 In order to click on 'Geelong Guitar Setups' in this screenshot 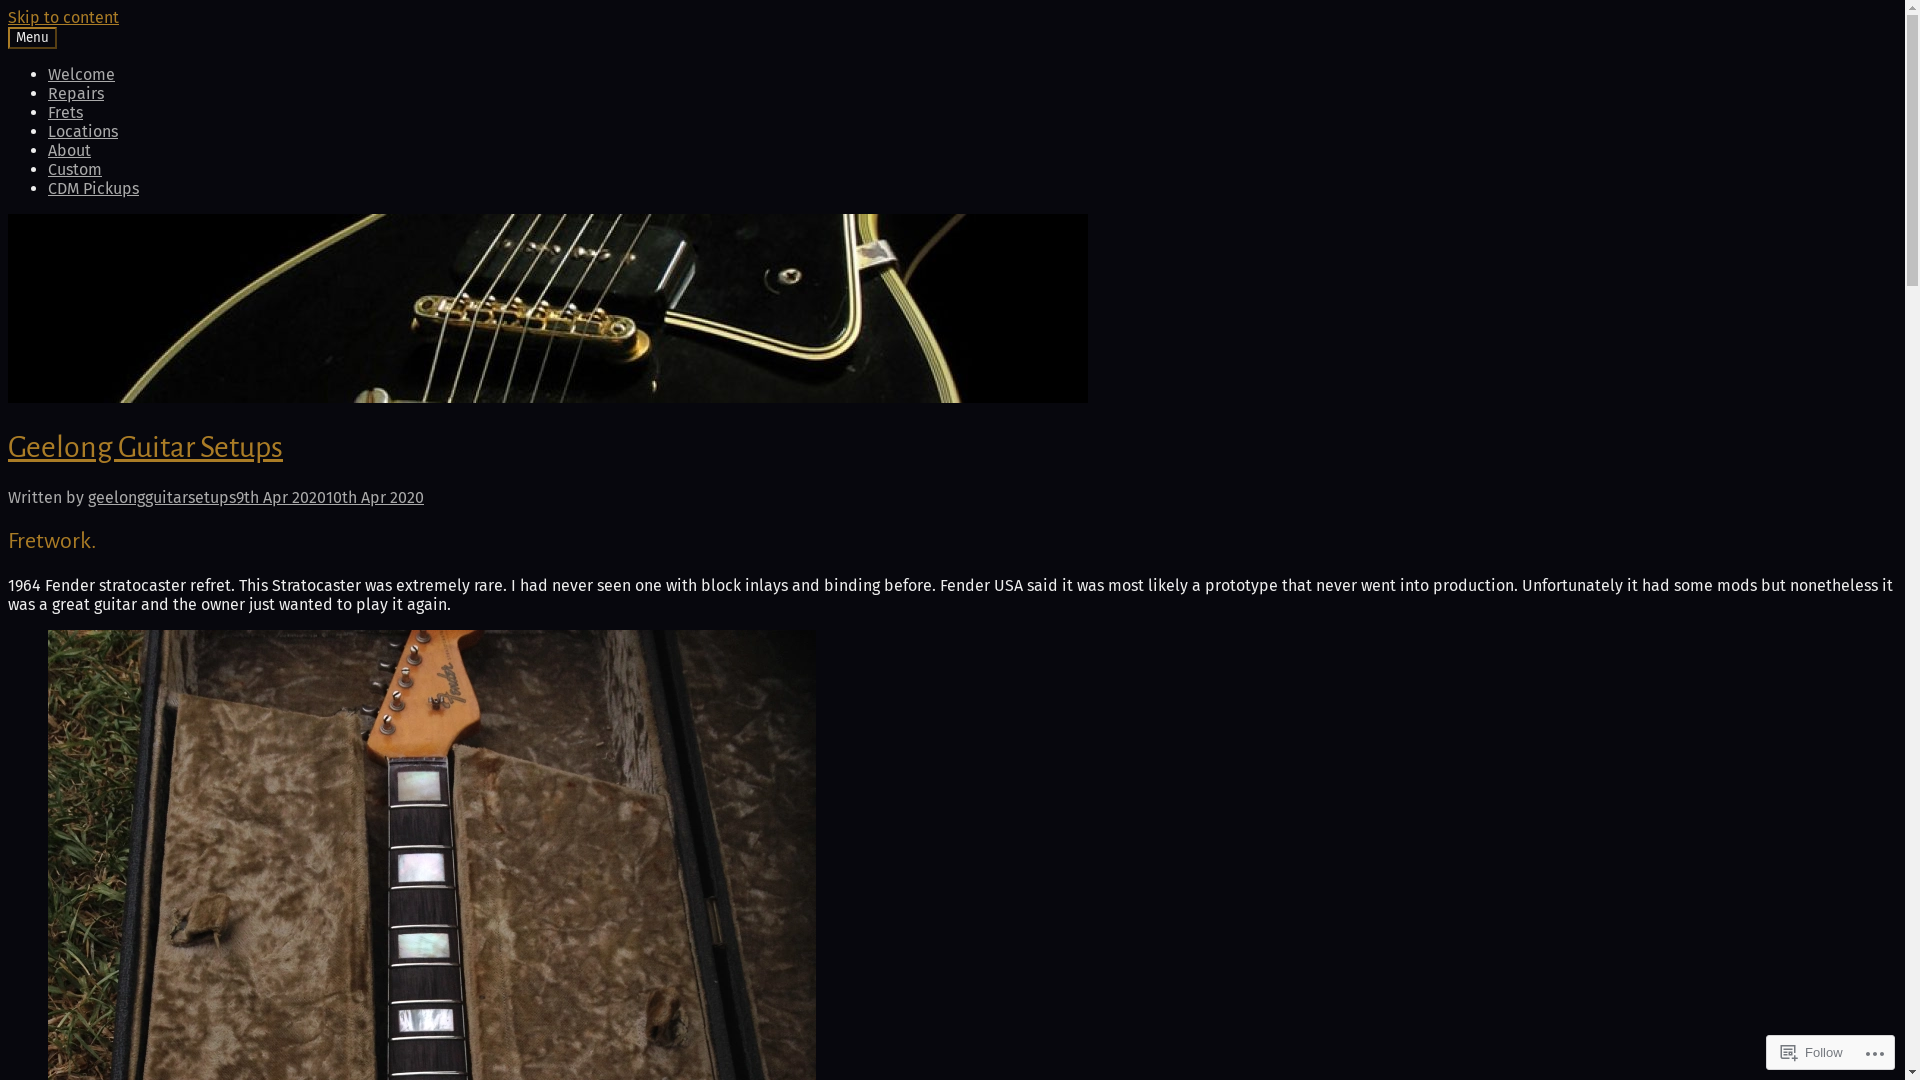, I will do `click(144, 446)`.